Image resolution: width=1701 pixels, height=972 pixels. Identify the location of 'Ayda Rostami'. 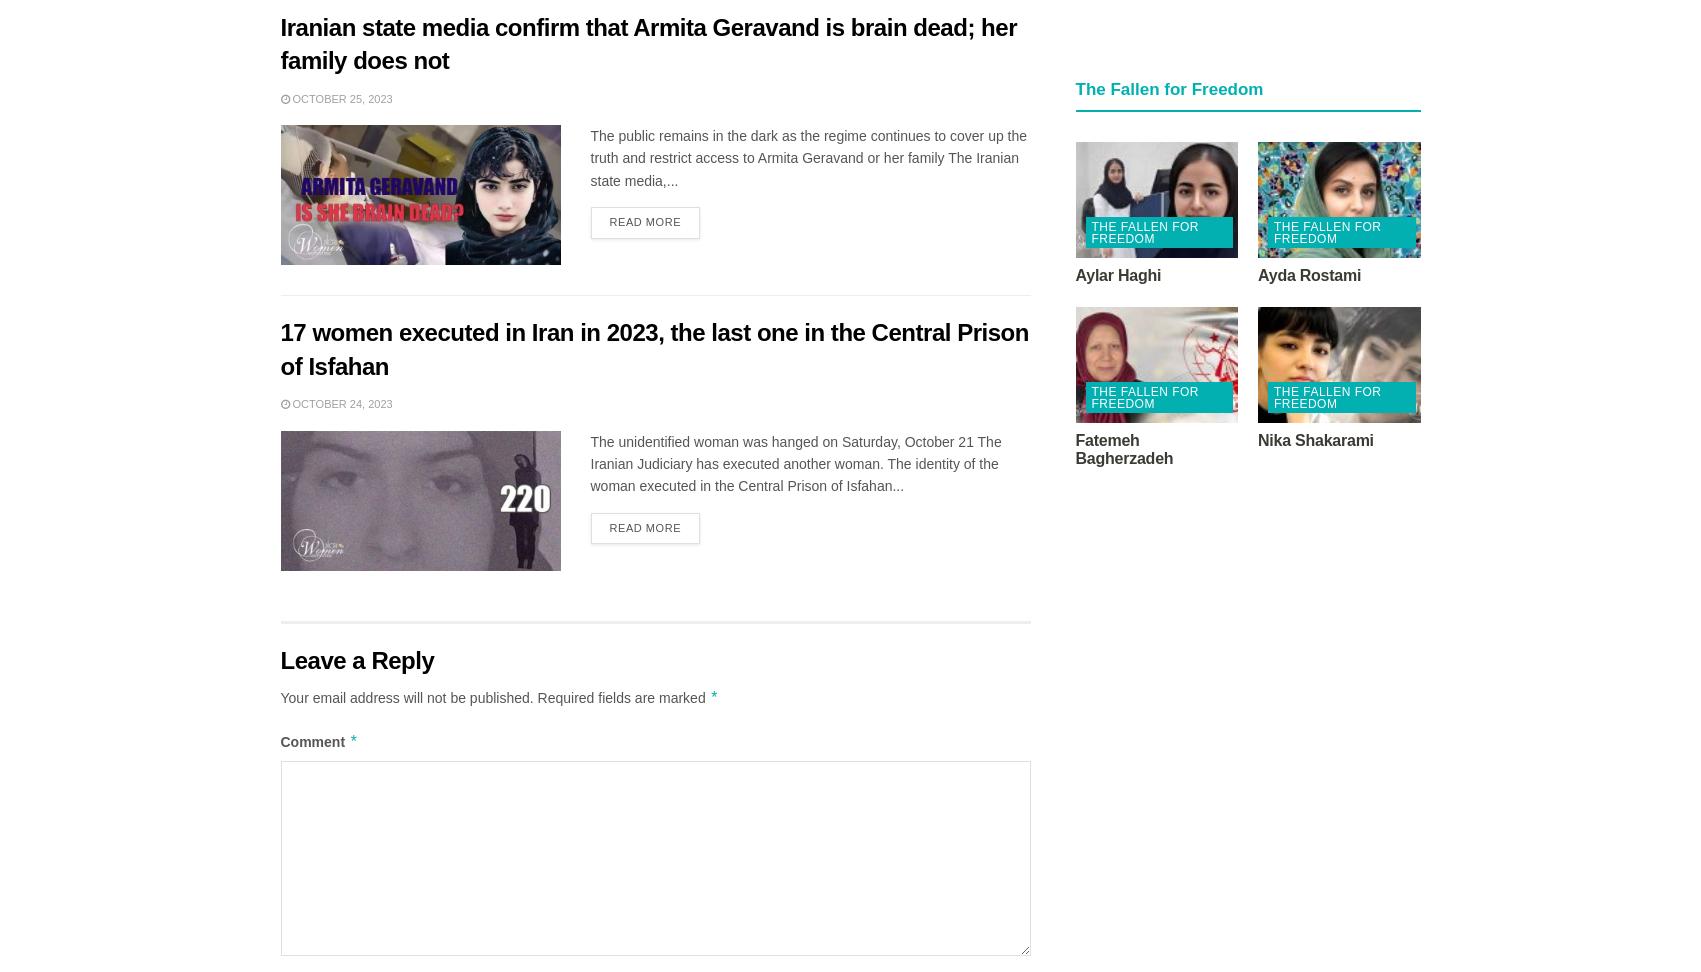
(1309, 275).